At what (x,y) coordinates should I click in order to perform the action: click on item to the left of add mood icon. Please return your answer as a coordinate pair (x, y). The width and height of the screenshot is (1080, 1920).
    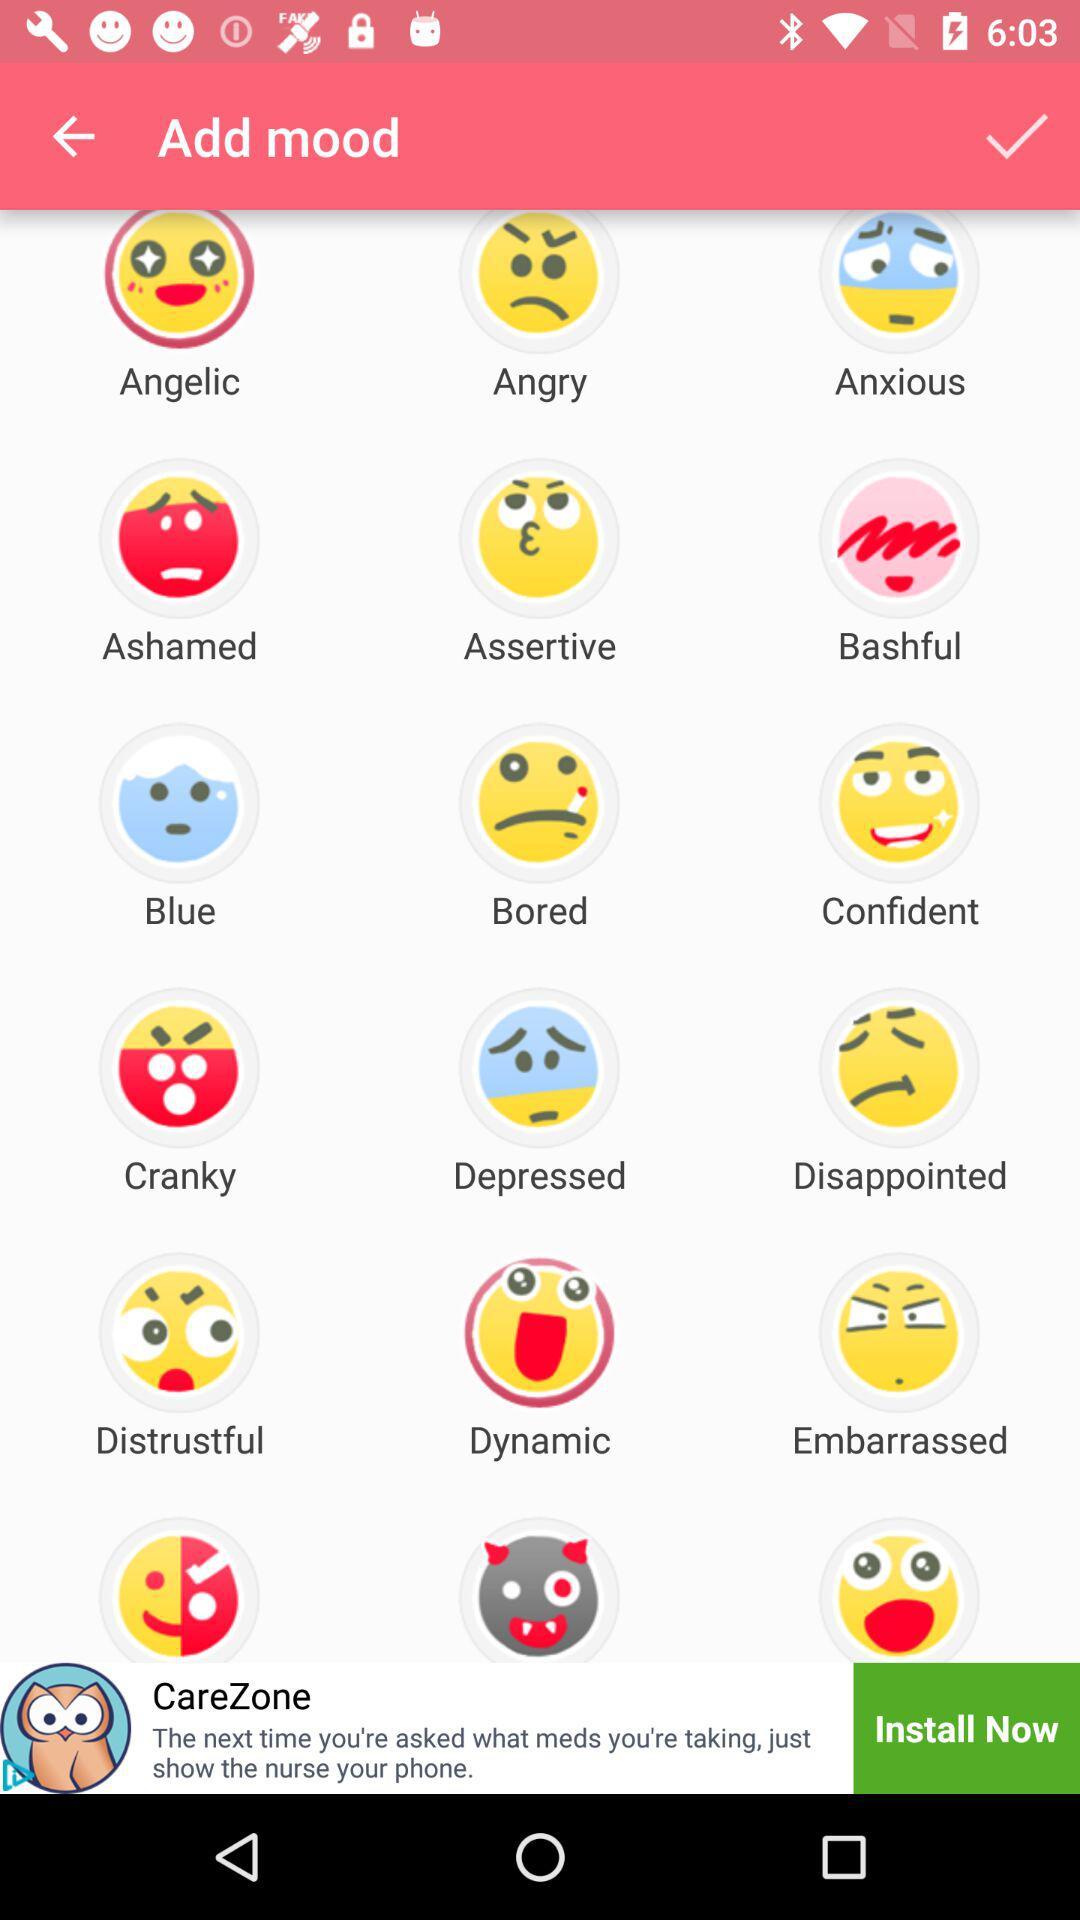
    Looking at the image, I should click on (72, 135).